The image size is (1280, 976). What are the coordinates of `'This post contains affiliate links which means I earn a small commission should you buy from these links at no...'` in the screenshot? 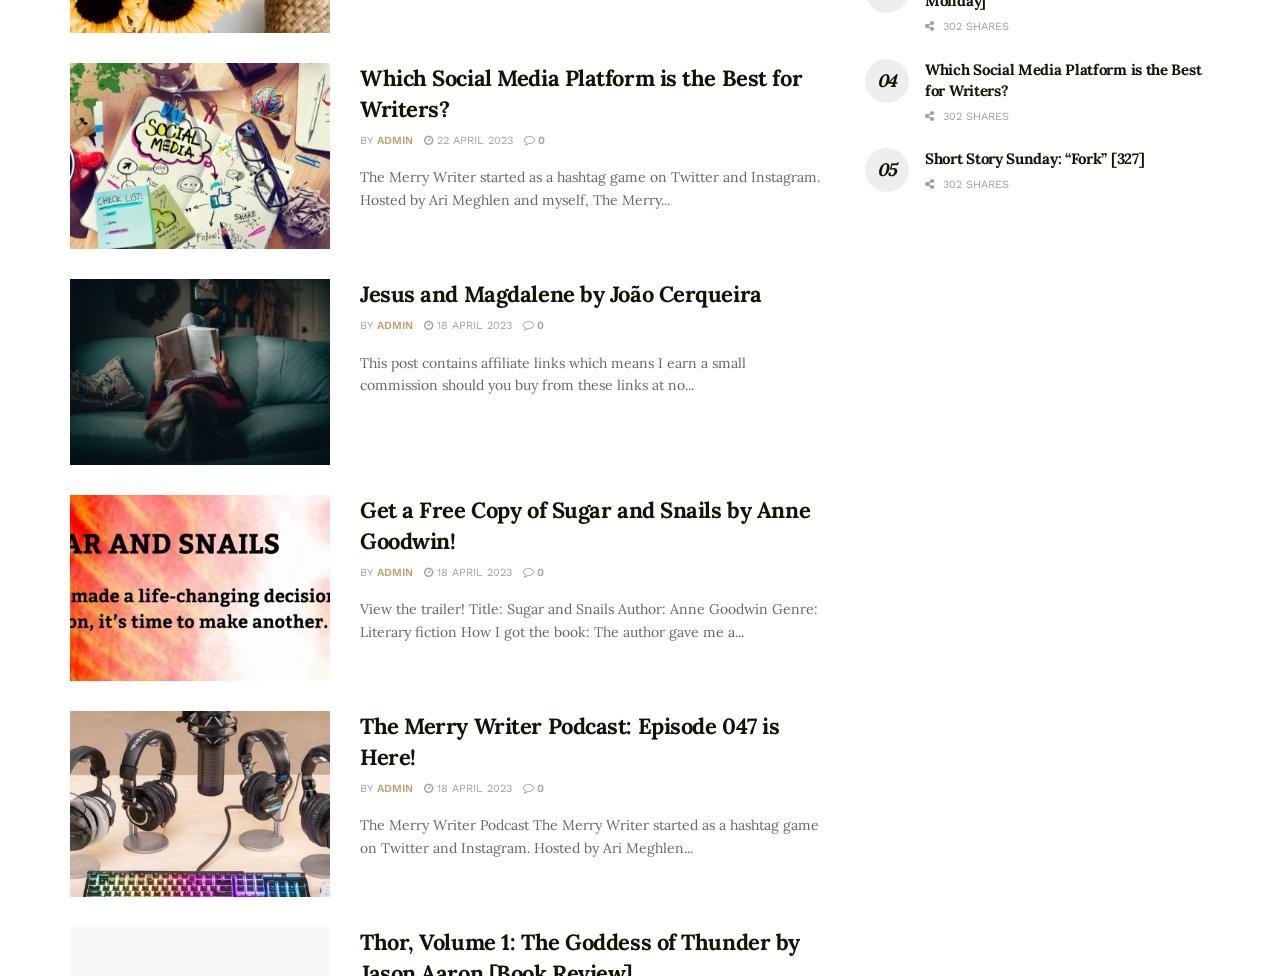 It's located at (359, 372).